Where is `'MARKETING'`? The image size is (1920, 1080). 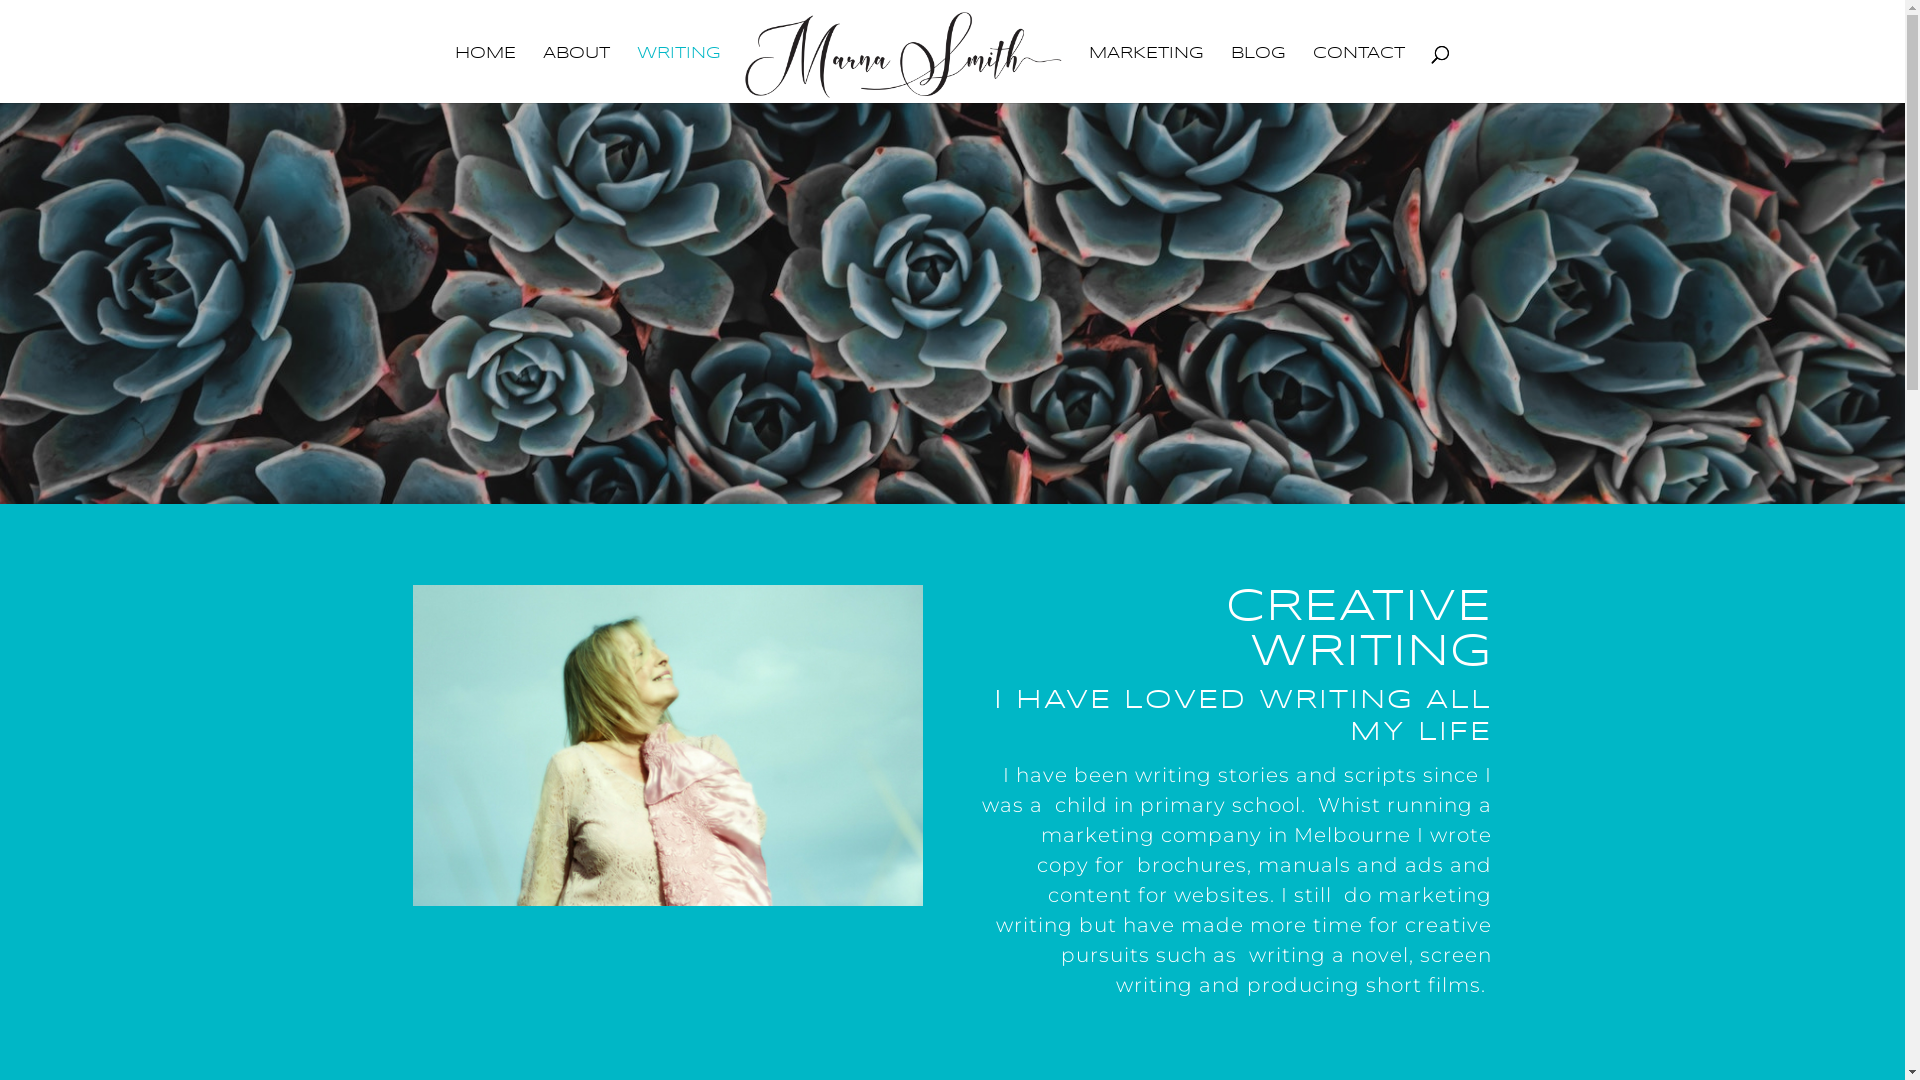 'MARKETING' is located at coordinates (1146, 73).